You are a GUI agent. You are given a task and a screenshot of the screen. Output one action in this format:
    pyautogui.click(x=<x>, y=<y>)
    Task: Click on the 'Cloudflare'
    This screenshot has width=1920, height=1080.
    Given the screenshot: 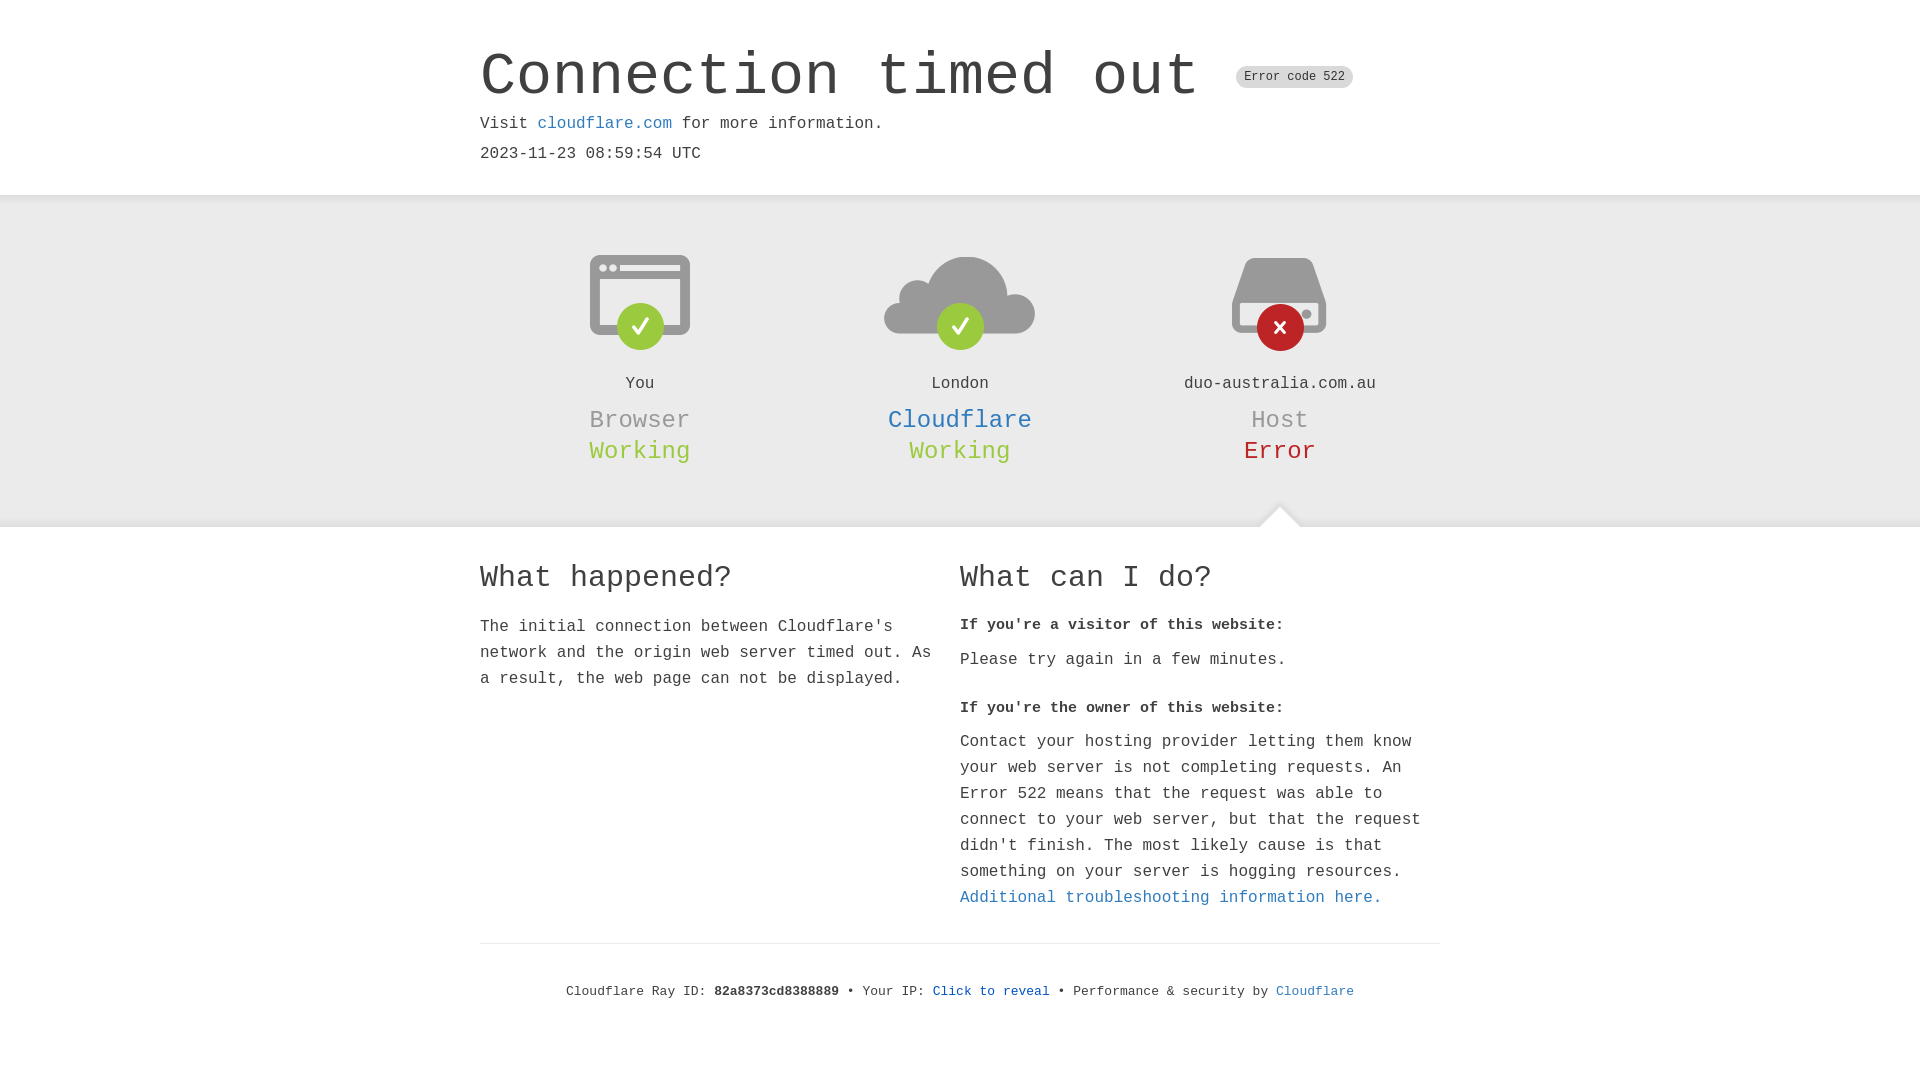 What is the action you would take?
    pyautogui.click(x=960, y=419)
    